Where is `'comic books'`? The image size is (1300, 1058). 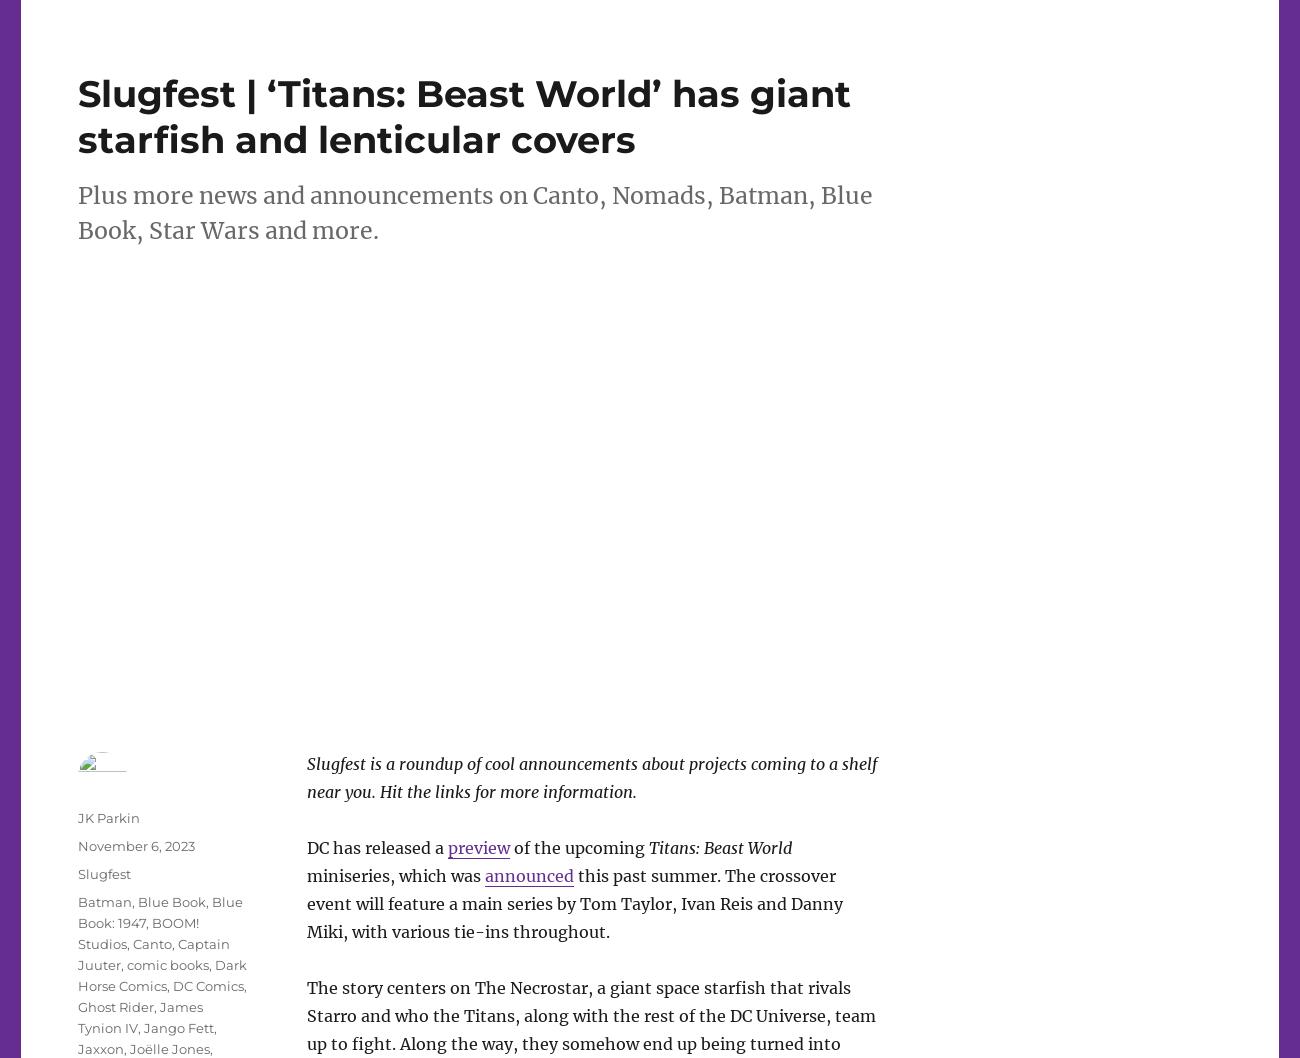 'comic books' is located at coordinates (167, 965).